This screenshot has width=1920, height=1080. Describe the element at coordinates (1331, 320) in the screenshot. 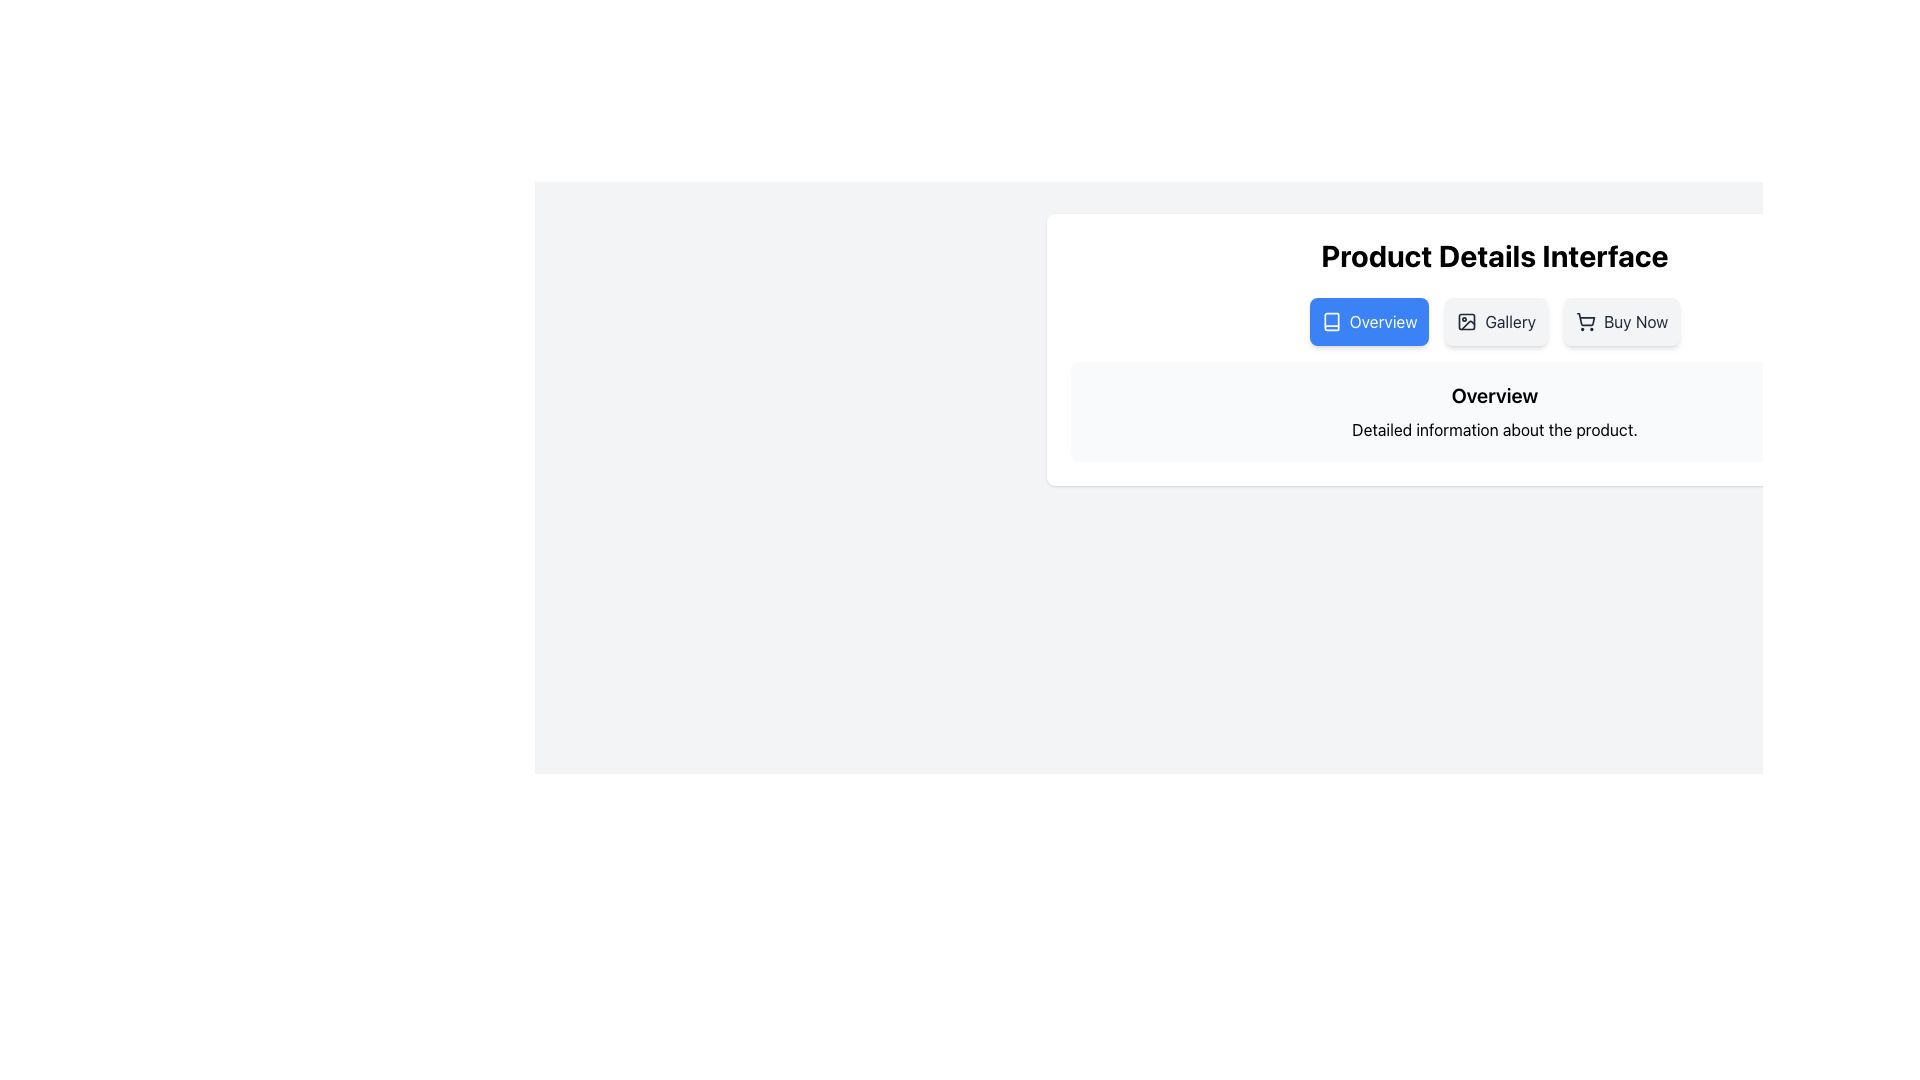

I see `the book icon embedded within the 'Overview' button located in the top-center area of the interface below the title 'Product Details Interface'` at that location.